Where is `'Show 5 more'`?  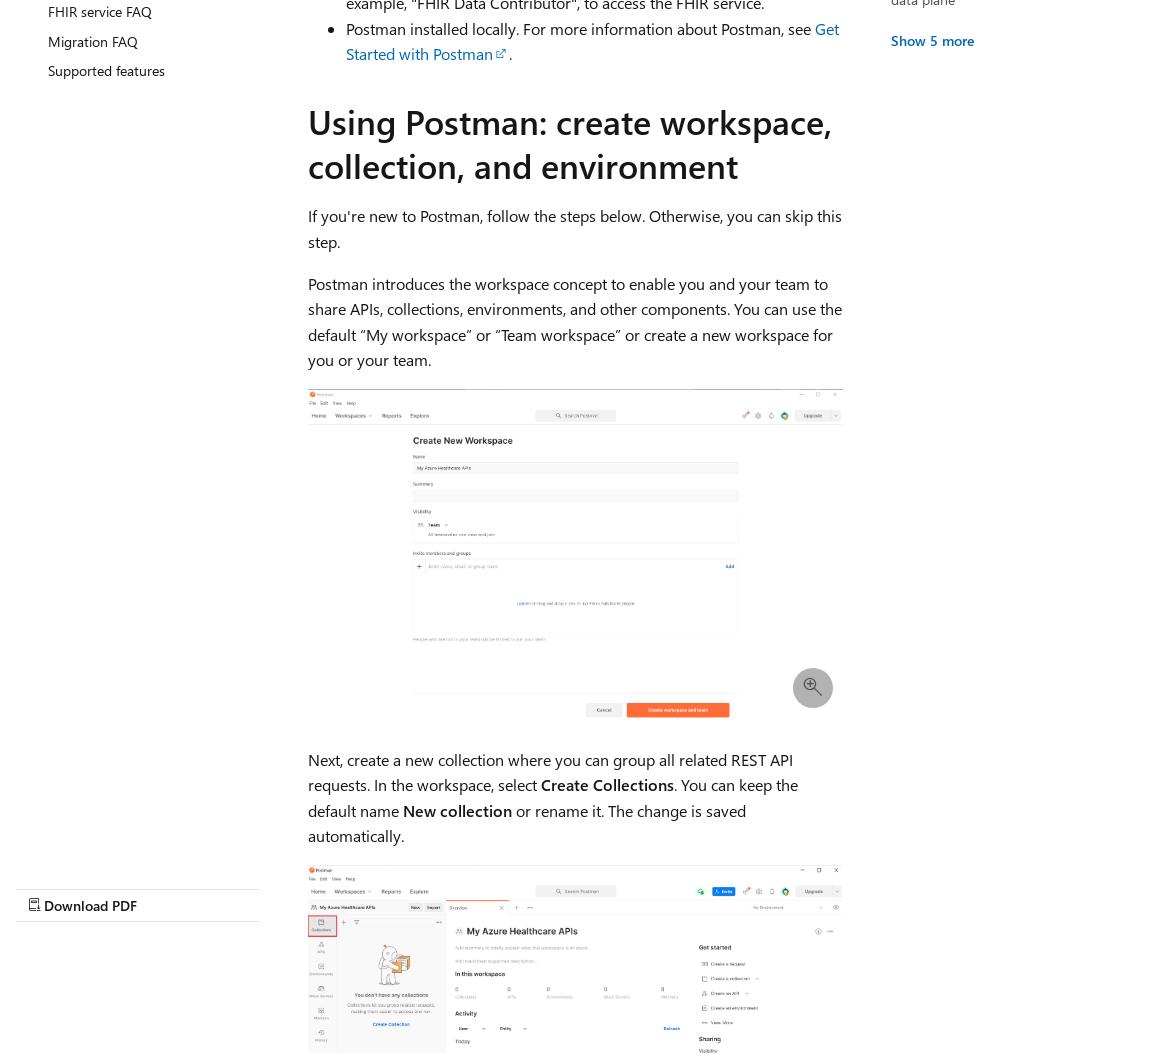
'Show 5 more' is located at coordinates (930, 39).